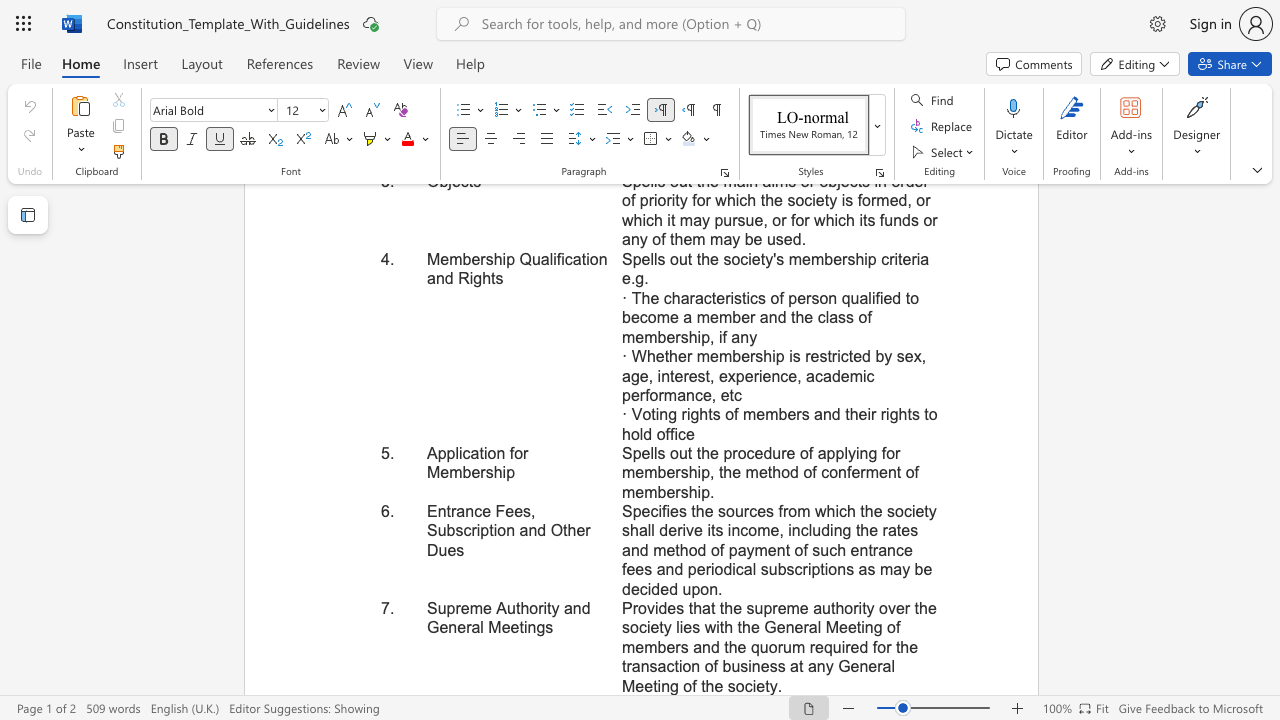 The image size is (1280, 720). What do you see at coordinates (678, 666) in the screenshot?
I see `the subset text "ion of business at a" within the text "for the transaction of business at any General Meeting of the society."` at bounding box center [678, 666].